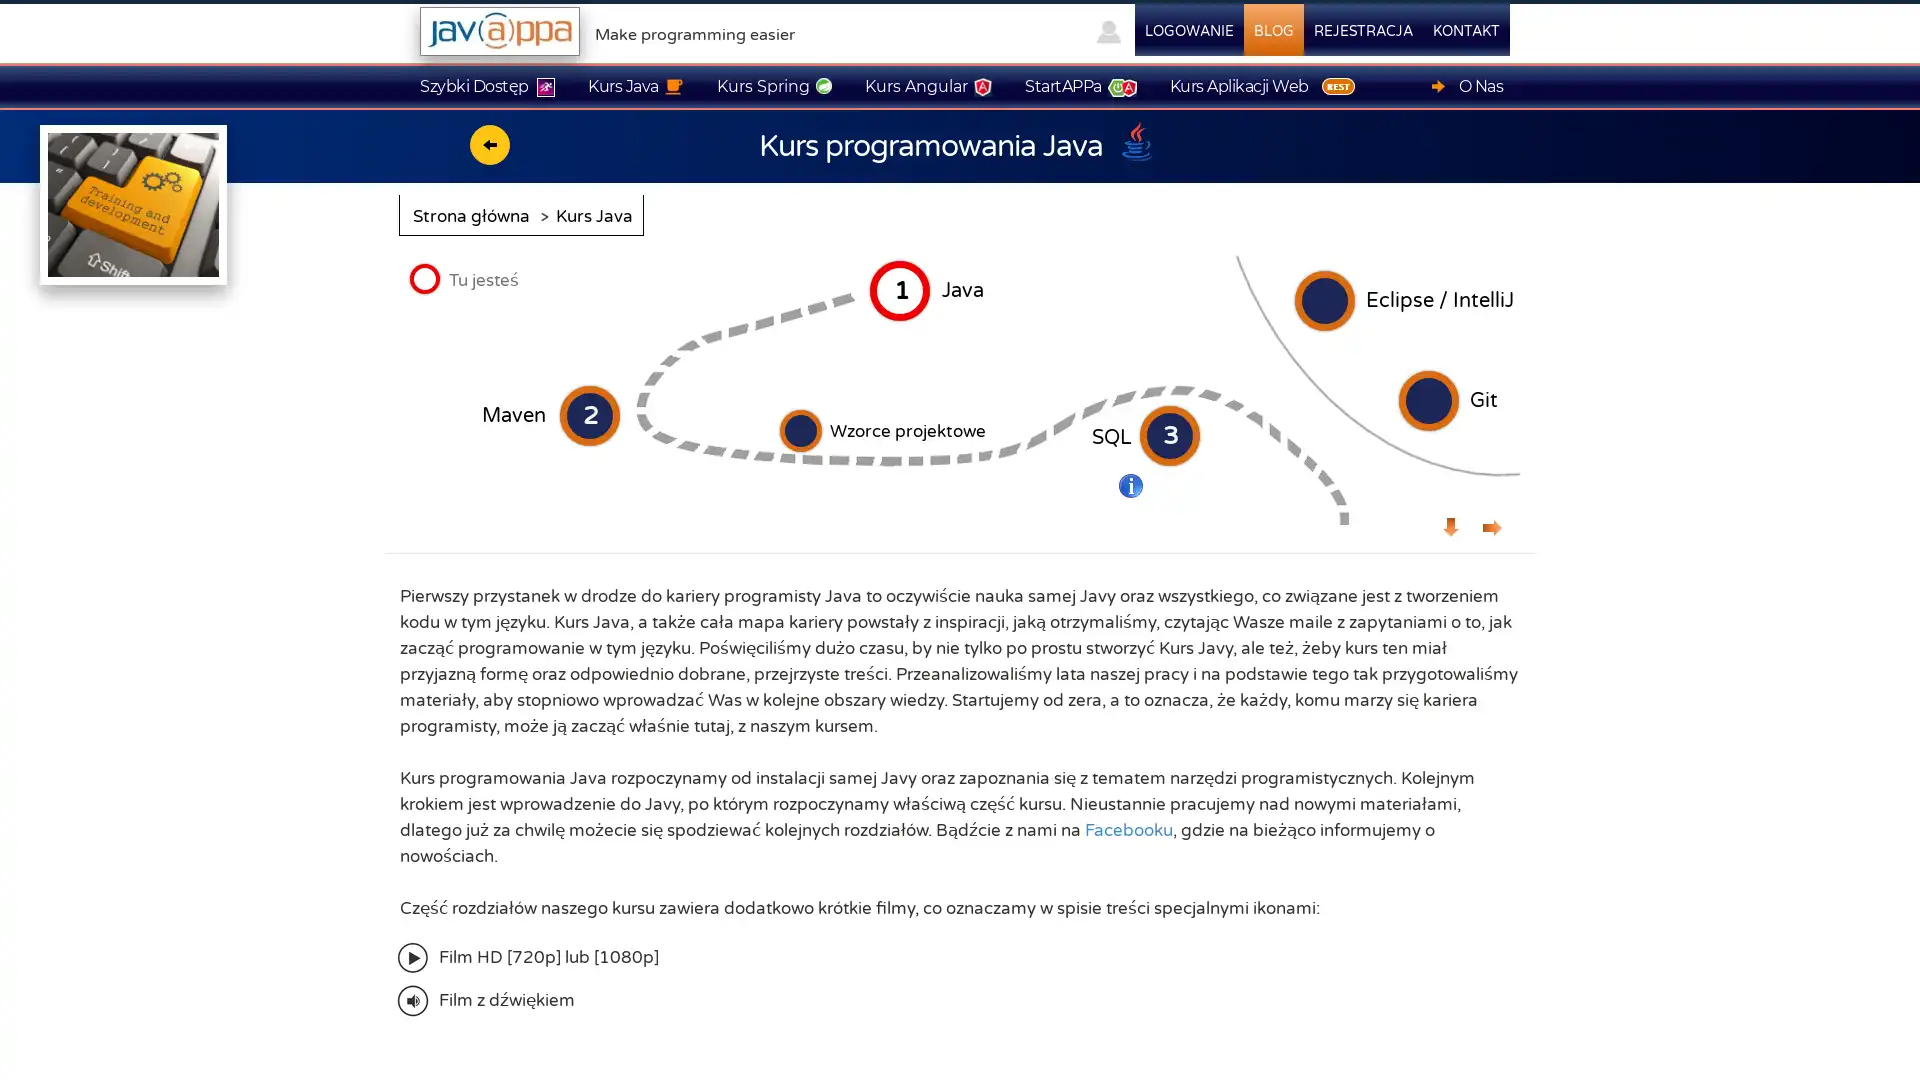  What do you see at coordinates (952, 290) in the screenshot?
I see `Java` at bounding box center [952, 290].